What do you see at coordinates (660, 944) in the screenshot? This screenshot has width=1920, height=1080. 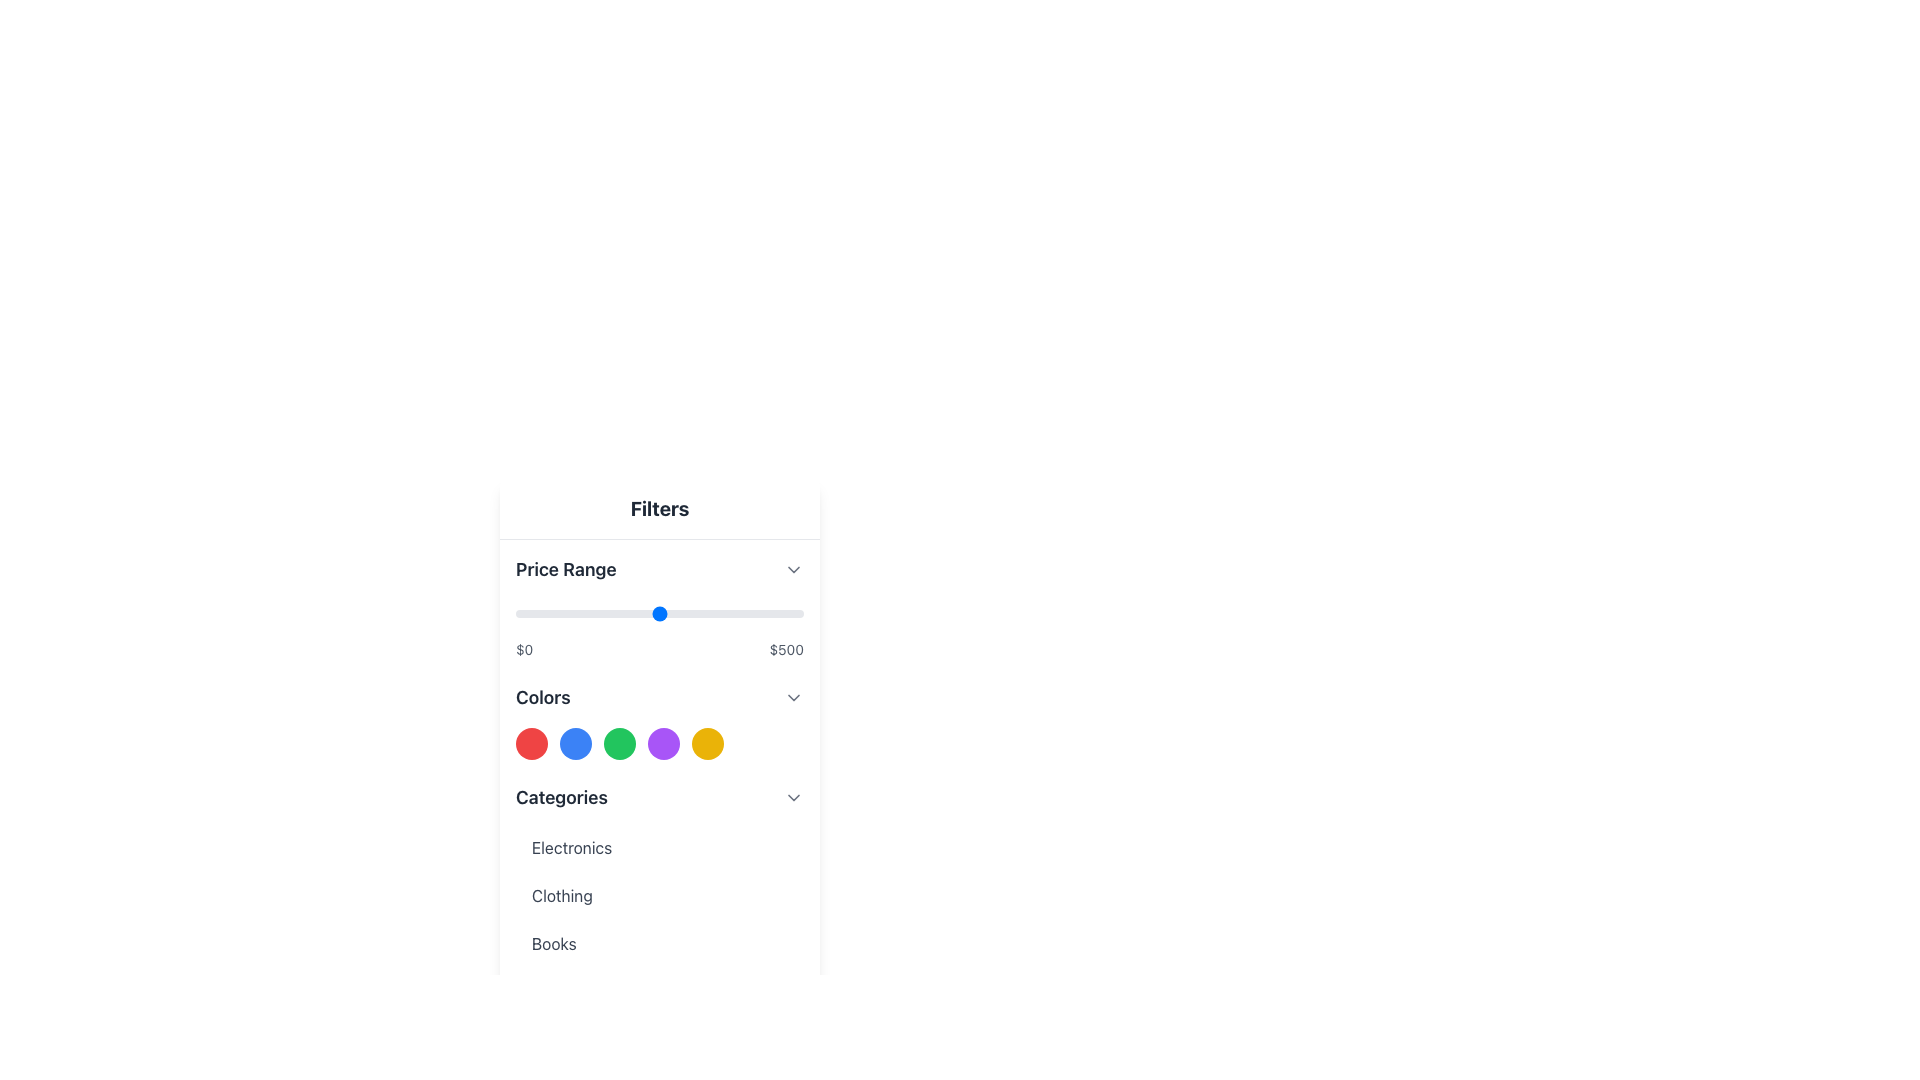 I see `the 'Books' category selector button located in the vertical list of categories, specifically the third item` at bounding box center [660, 944].